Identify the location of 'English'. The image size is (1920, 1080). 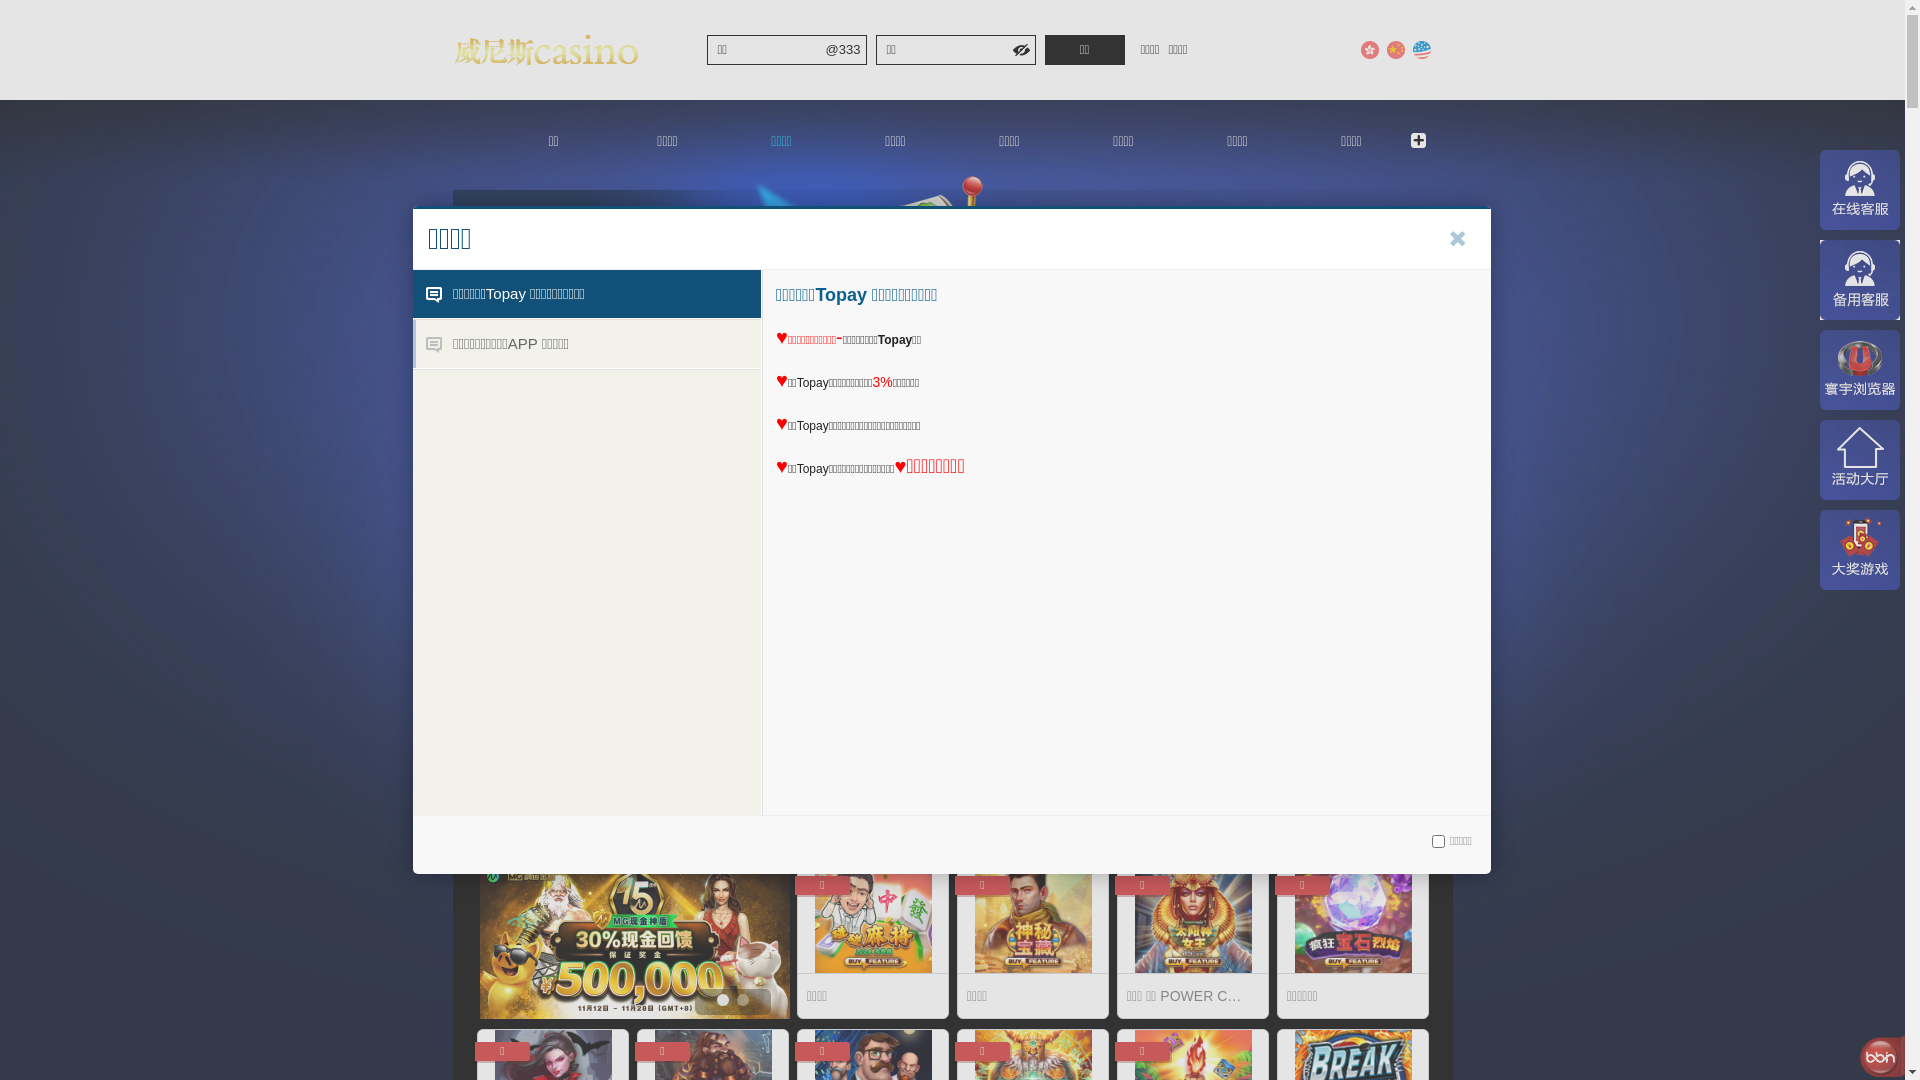
(1419, 49).